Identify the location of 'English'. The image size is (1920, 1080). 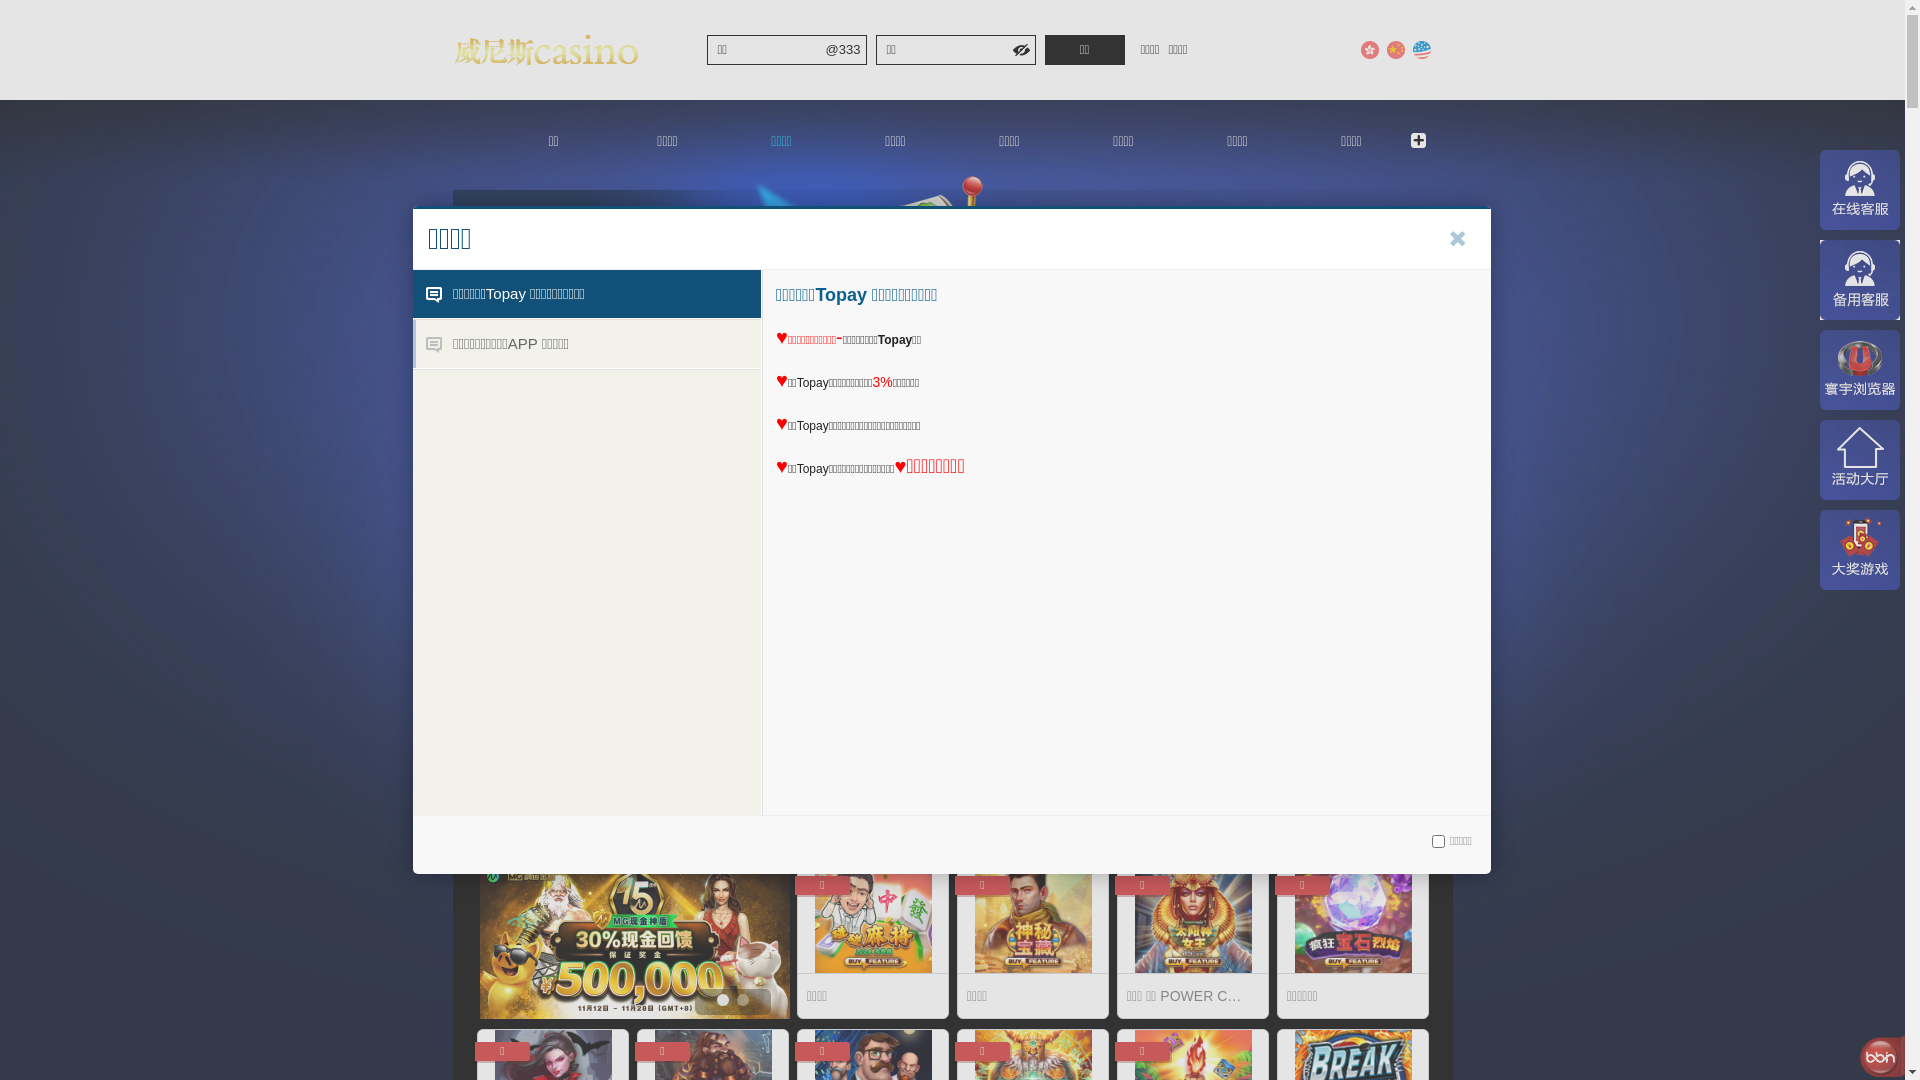
(1419, 49).